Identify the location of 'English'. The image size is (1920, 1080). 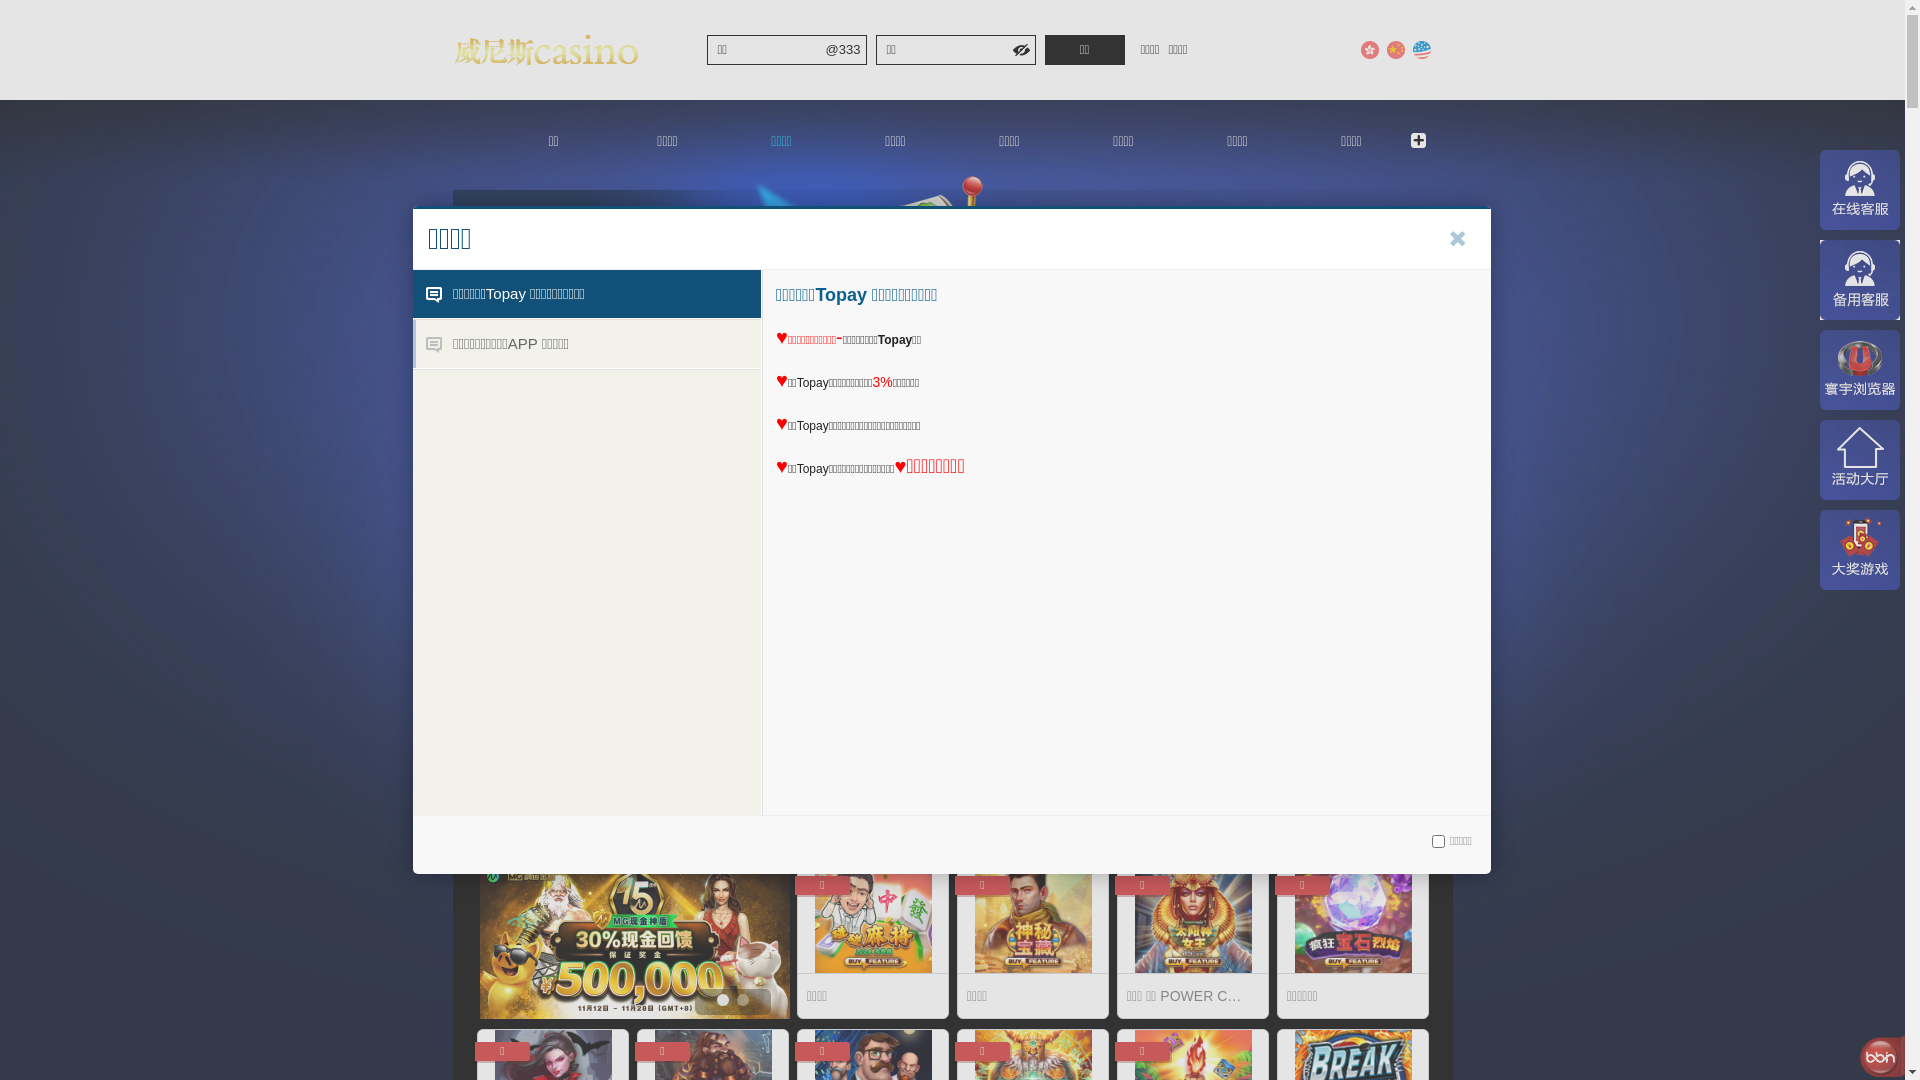
(1419, 49).